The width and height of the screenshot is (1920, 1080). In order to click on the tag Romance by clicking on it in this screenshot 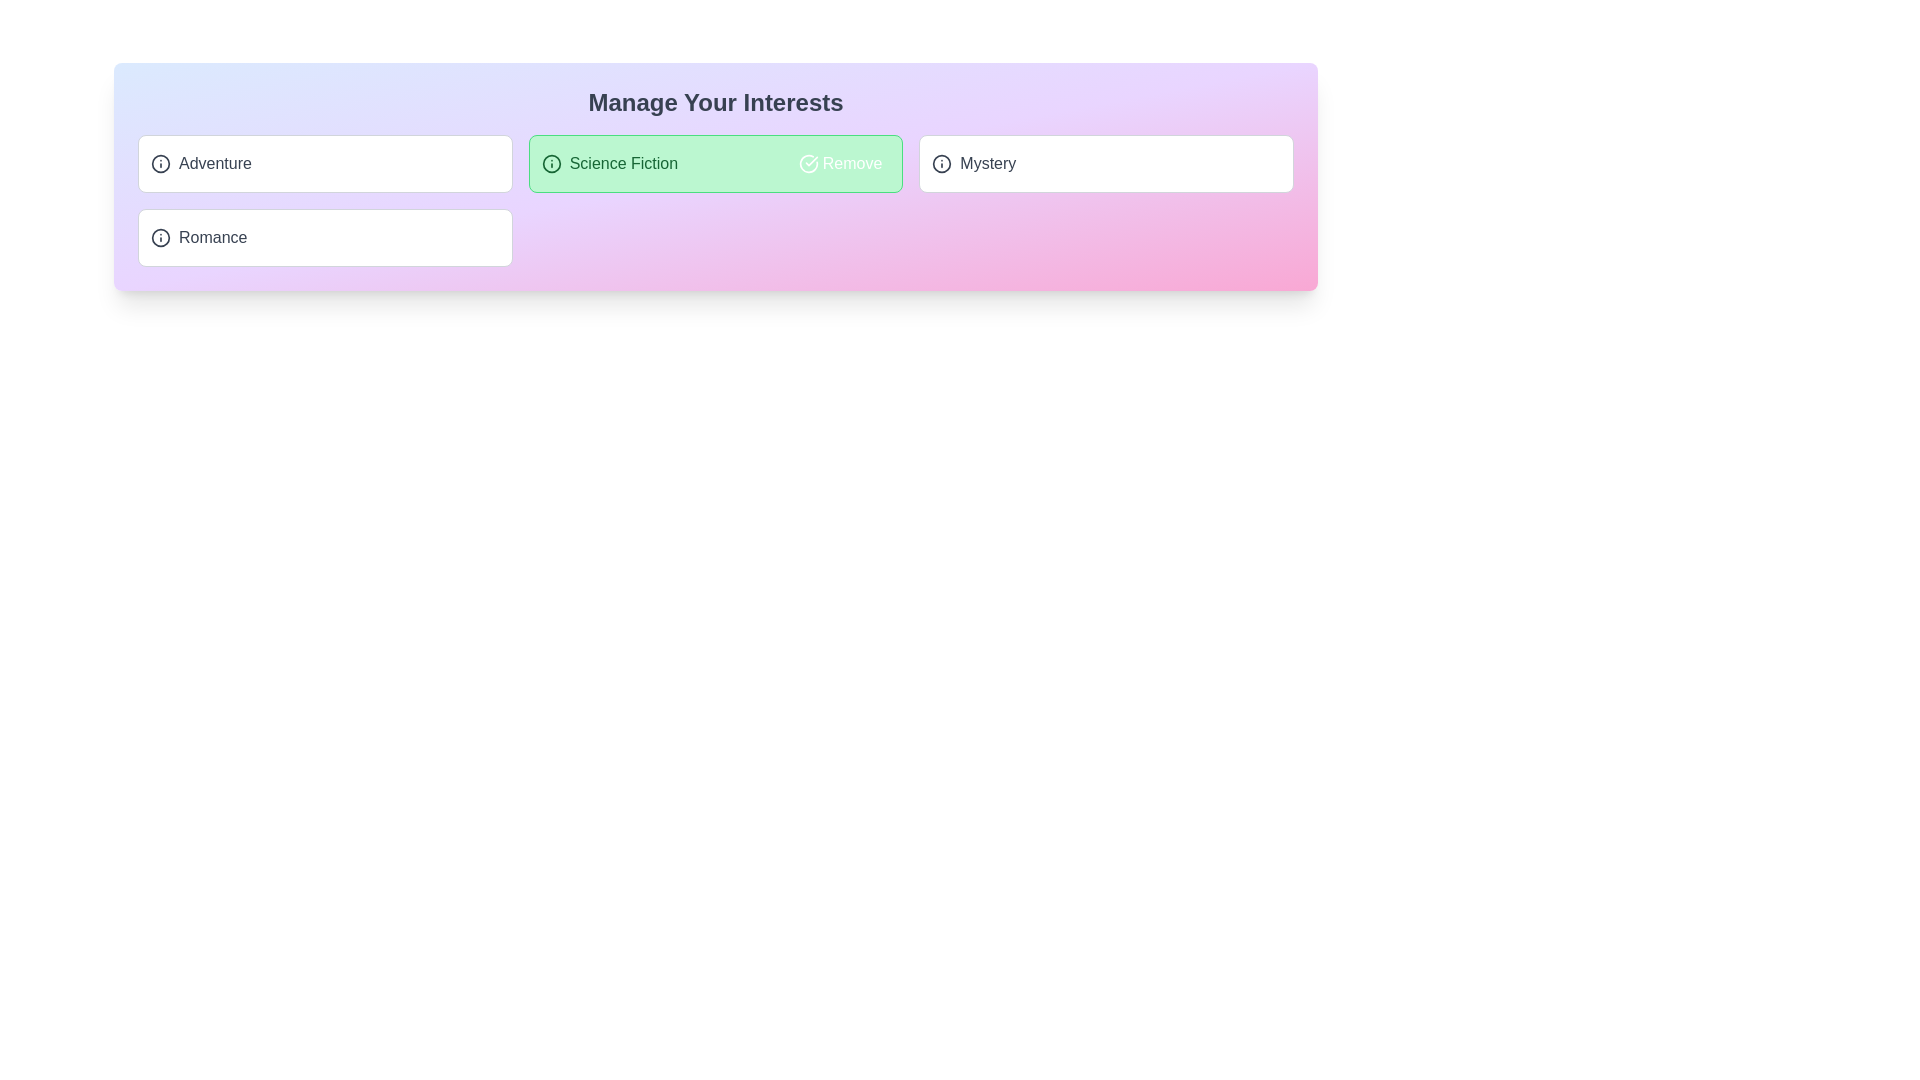, I will do `click(325, 237)`.